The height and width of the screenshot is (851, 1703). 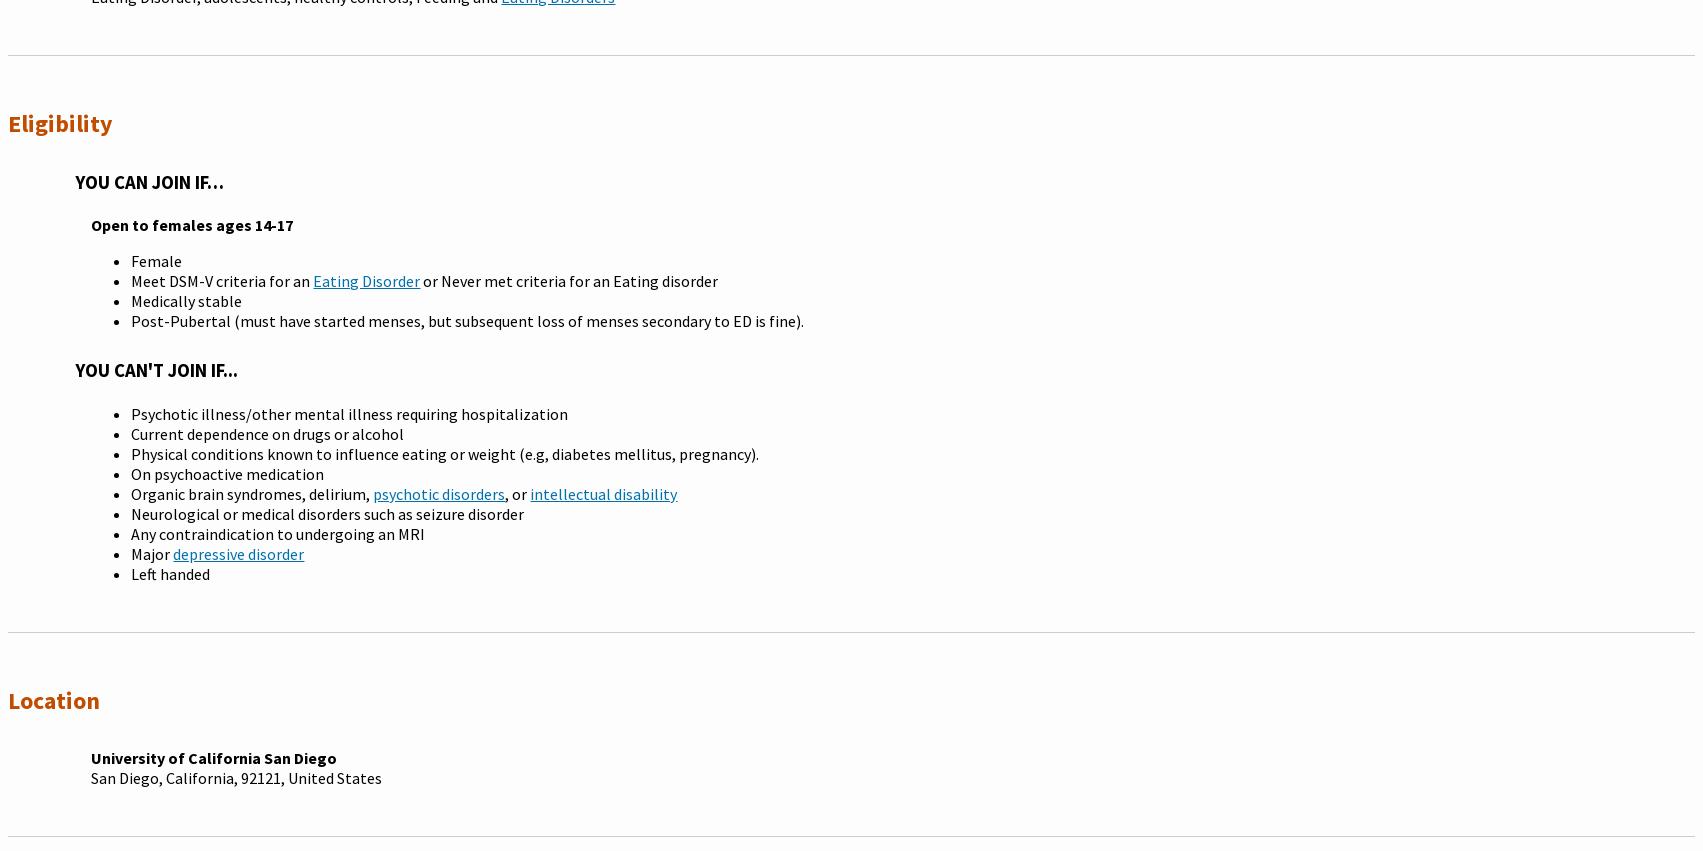 I want to click on 'San Diego', so click(x=90, y=775).